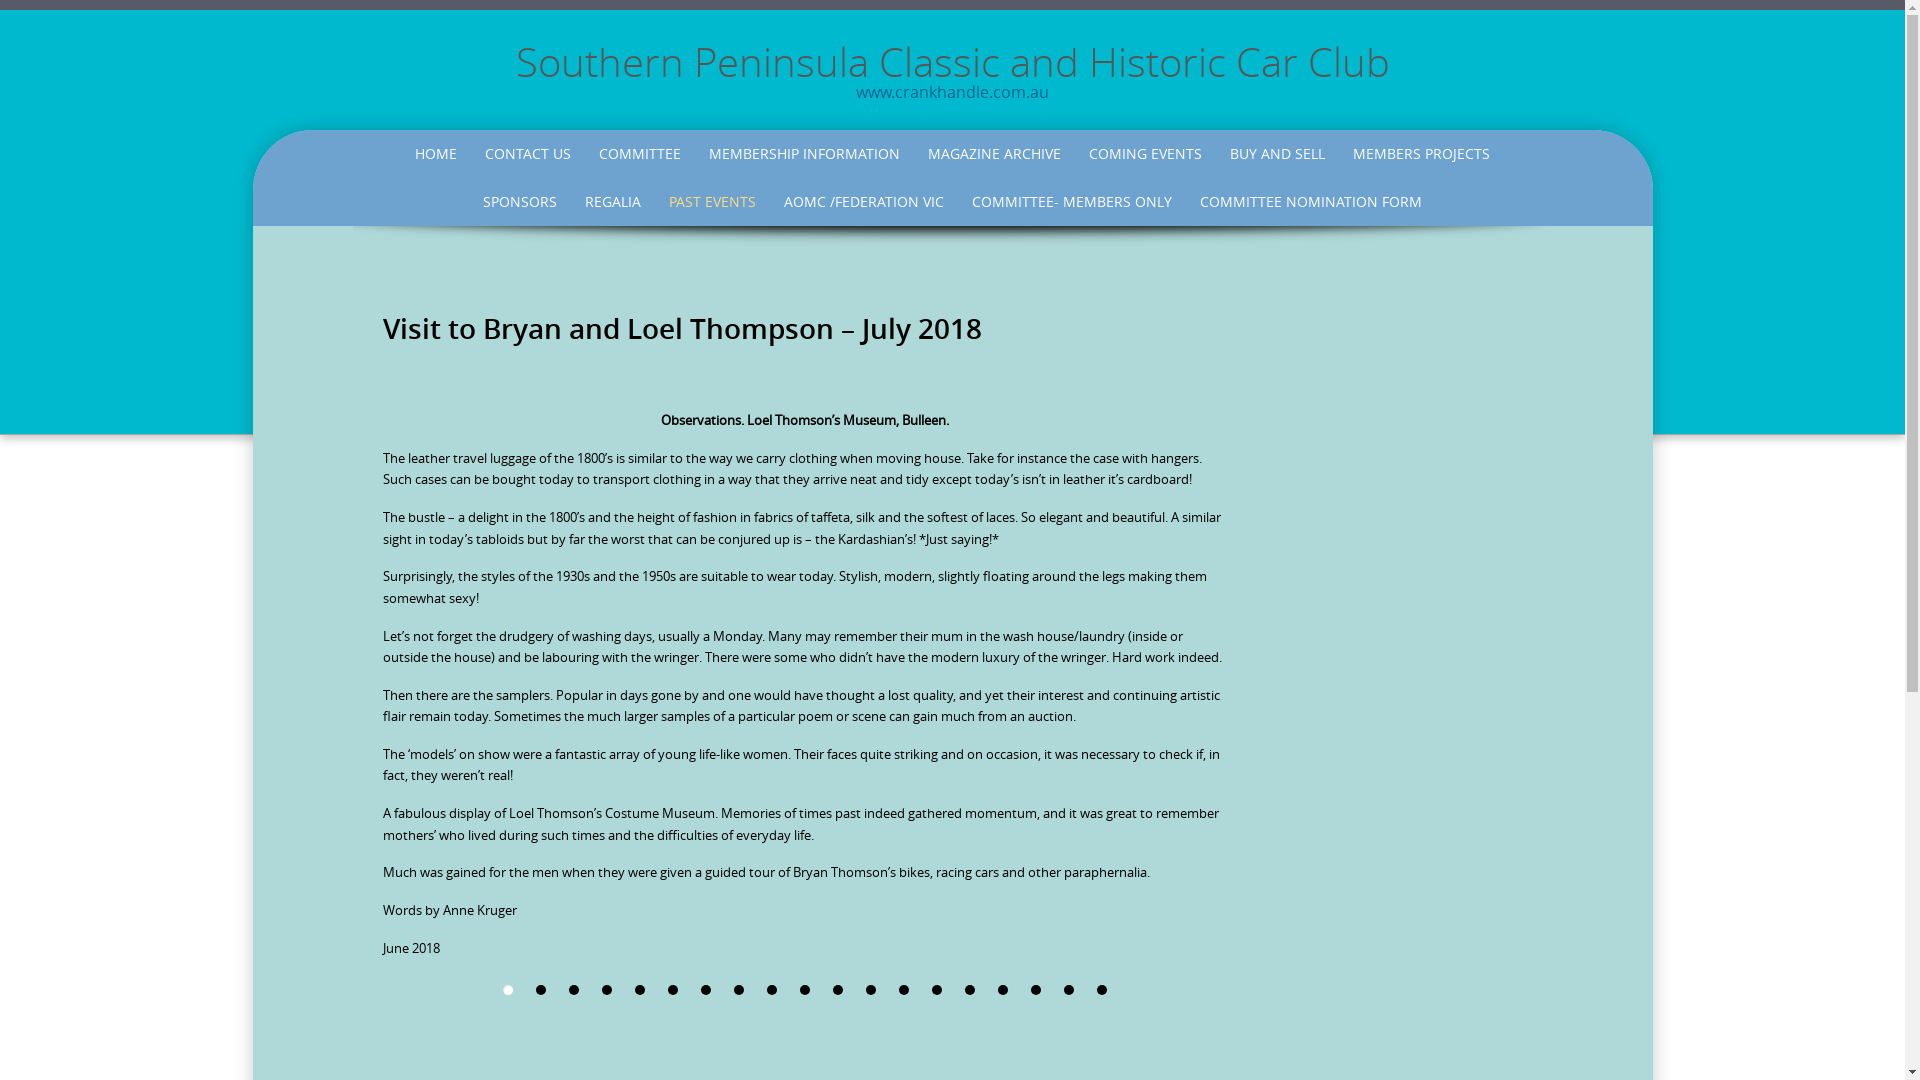 The width and height of the screenshot is (1920, 1080). What do you see at coordinates (657, 201) in the screenshot?
I see `'PAST EVENTS'` at bounding box center [657, 201].